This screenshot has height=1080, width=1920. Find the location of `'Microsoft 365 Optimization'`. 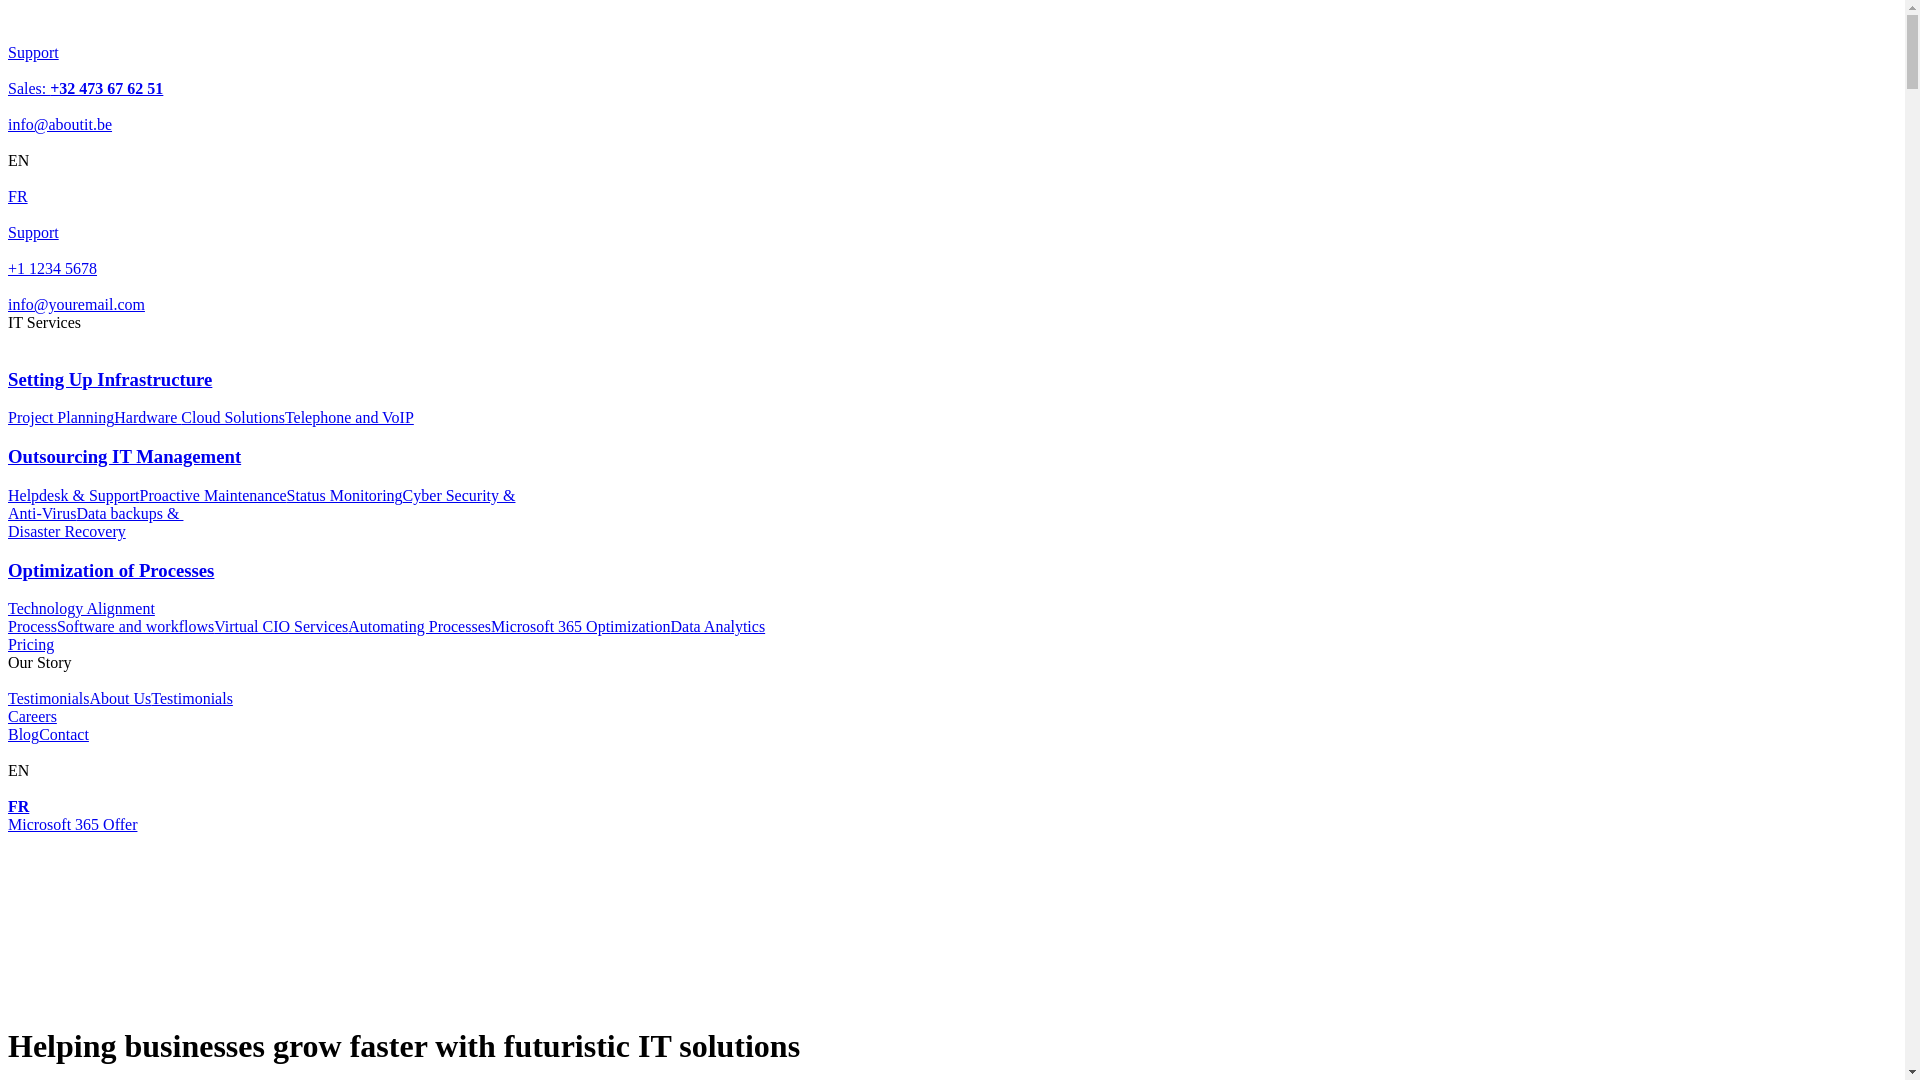

'Microsoft 365 Optimization' is located at coordinates (579, 625).